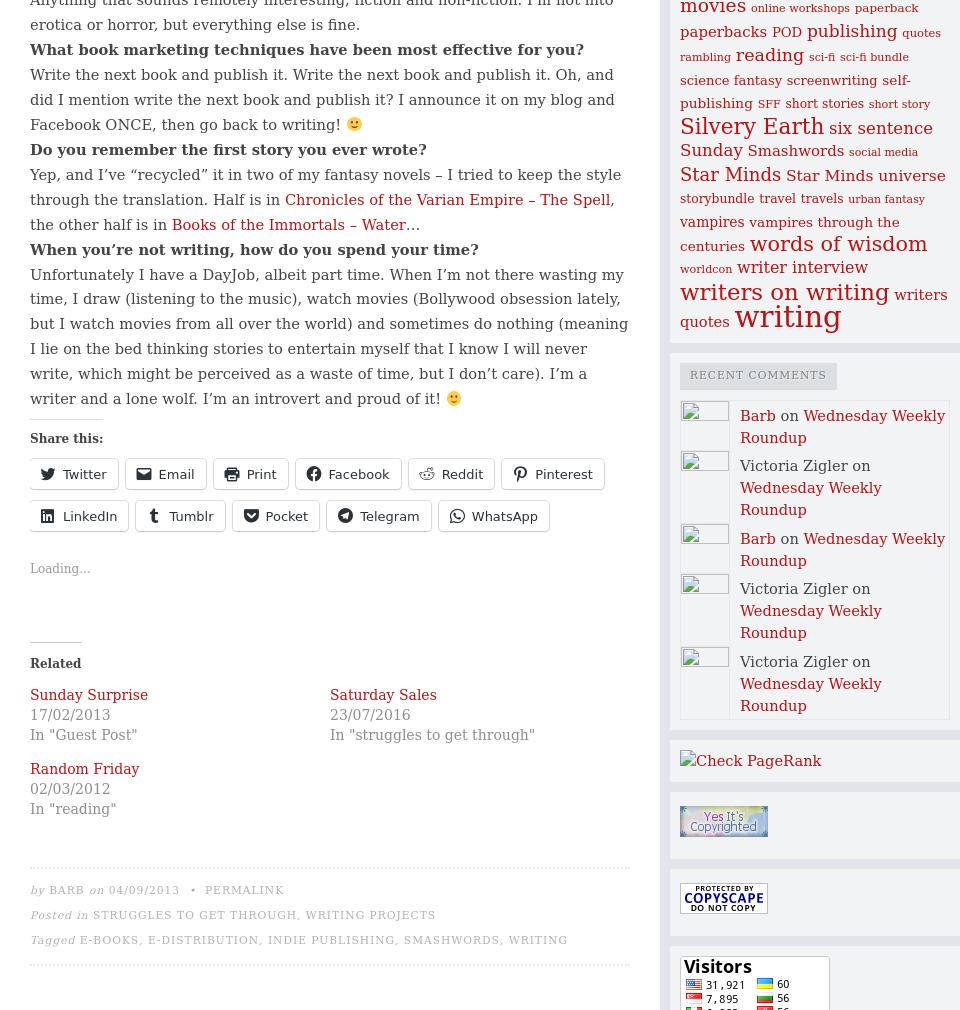 The image size is (960, 1010). What do you see at coordinates (748, 7) in the screenshot?
I see `'online workshops'` at bounding box center [748, 7].